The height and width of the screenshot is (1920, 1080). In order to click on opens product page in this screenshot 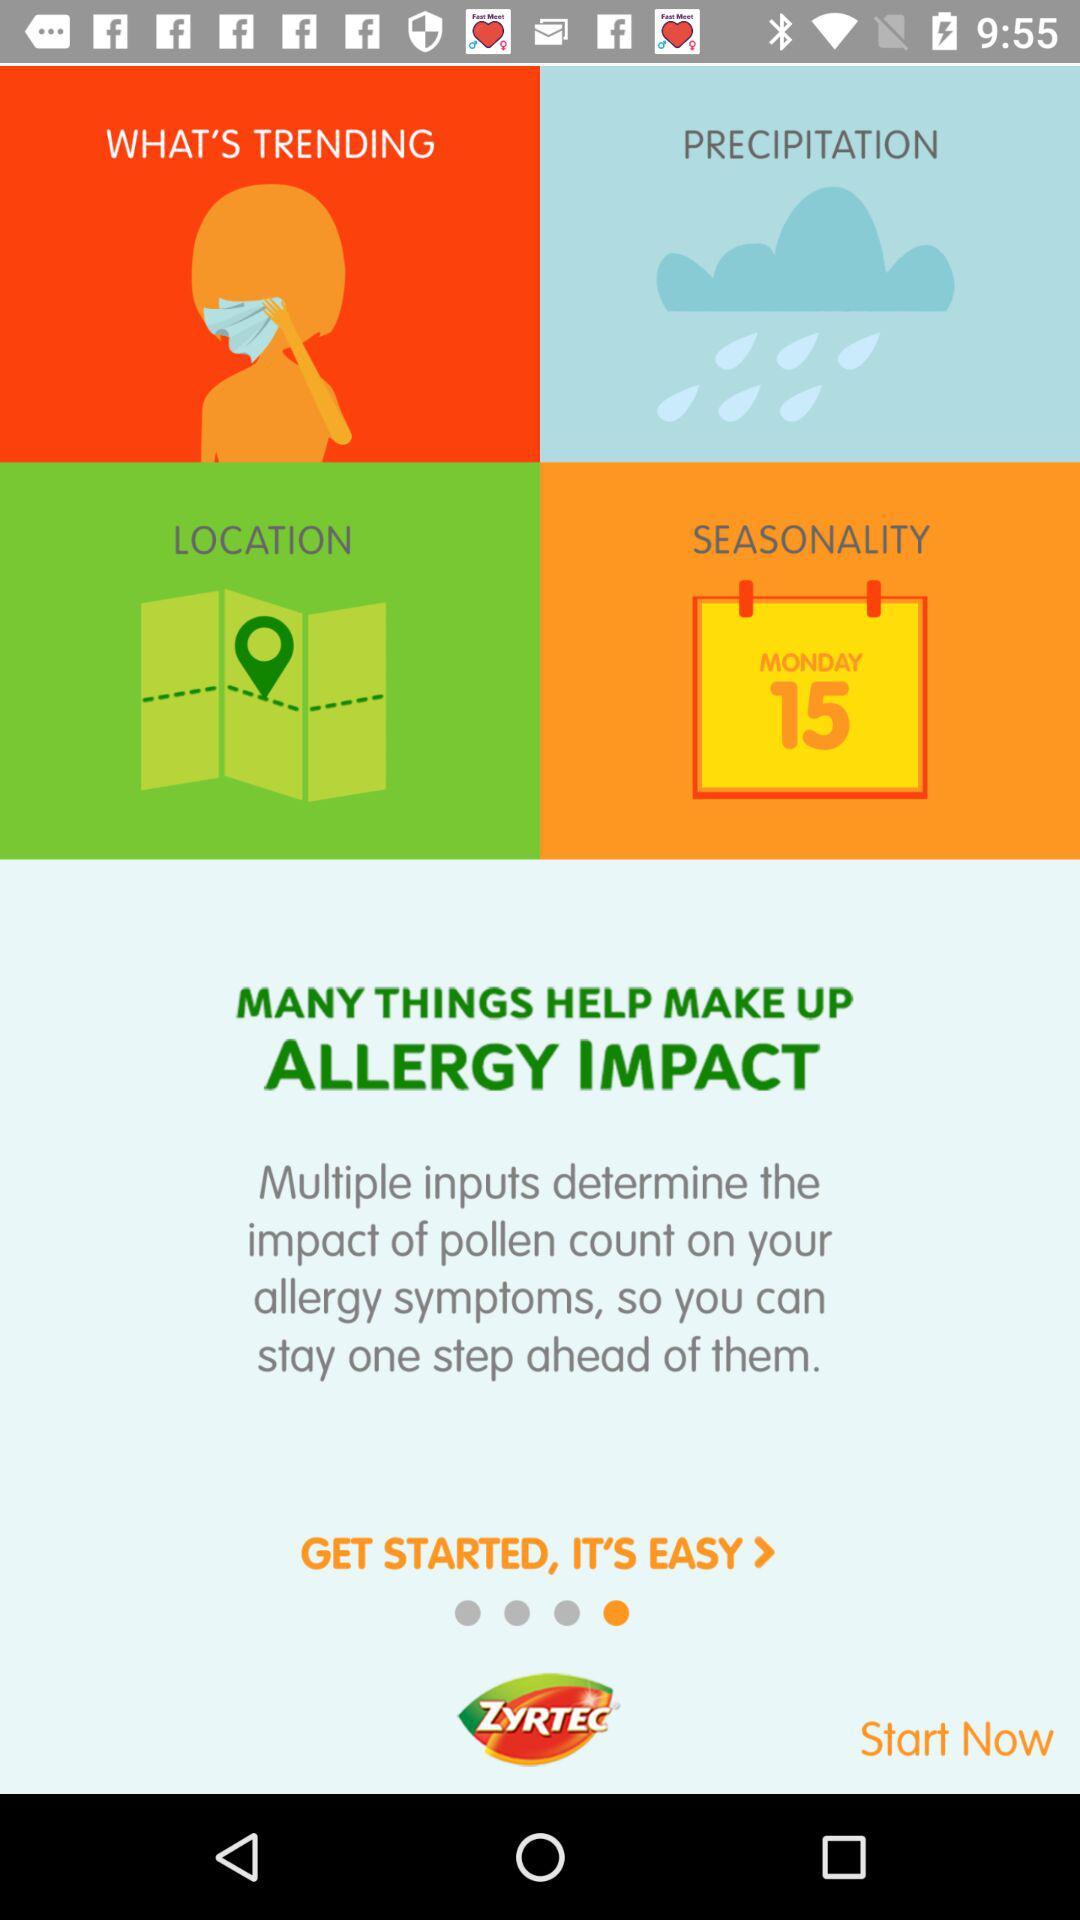, I will do `click(540, 1566)`.